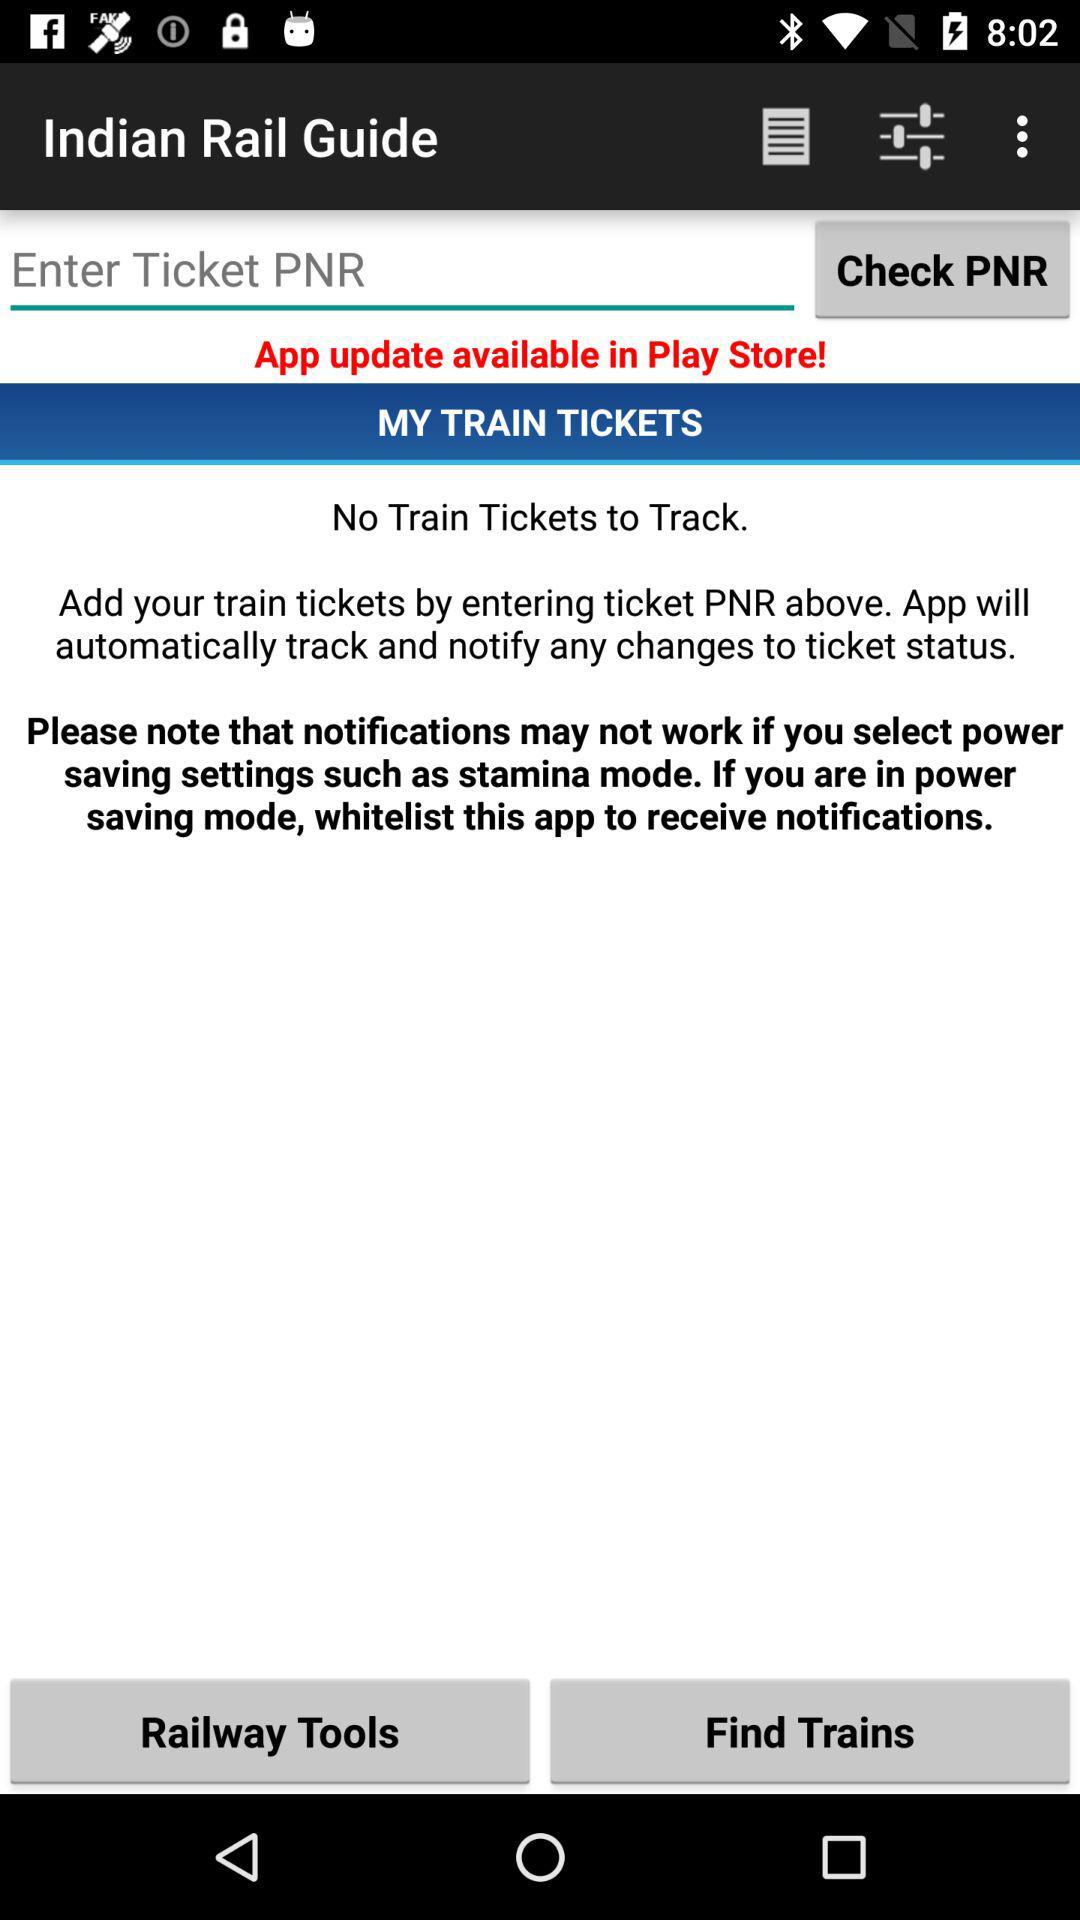 The height and width of the screenshot is (1920, 1080). Describe the element at coordinates (270, 1730) in the screenshot. I see `the railway tools` at that location.